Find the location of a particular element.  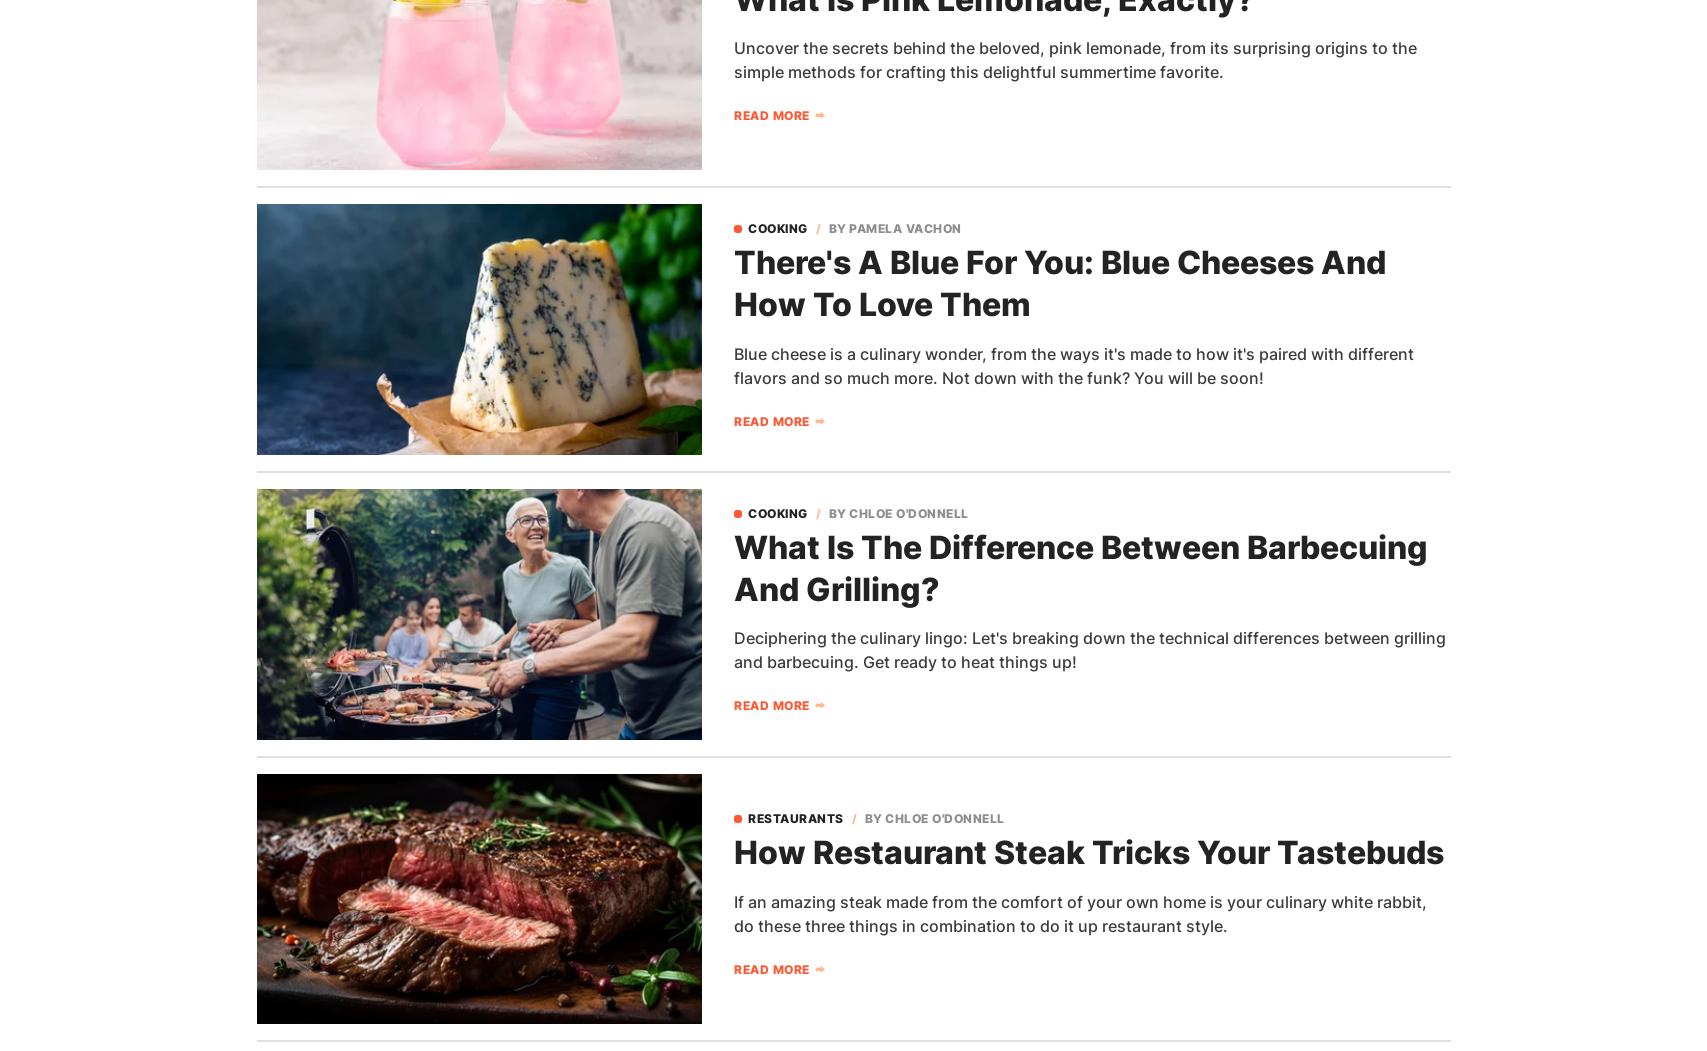

'Blue cheese is a culinary wonder, from the ways it's made to how it's paired with different flavors and so much more. Not down with the funk? You will be soon!' is located at coordinates (1073, 364).